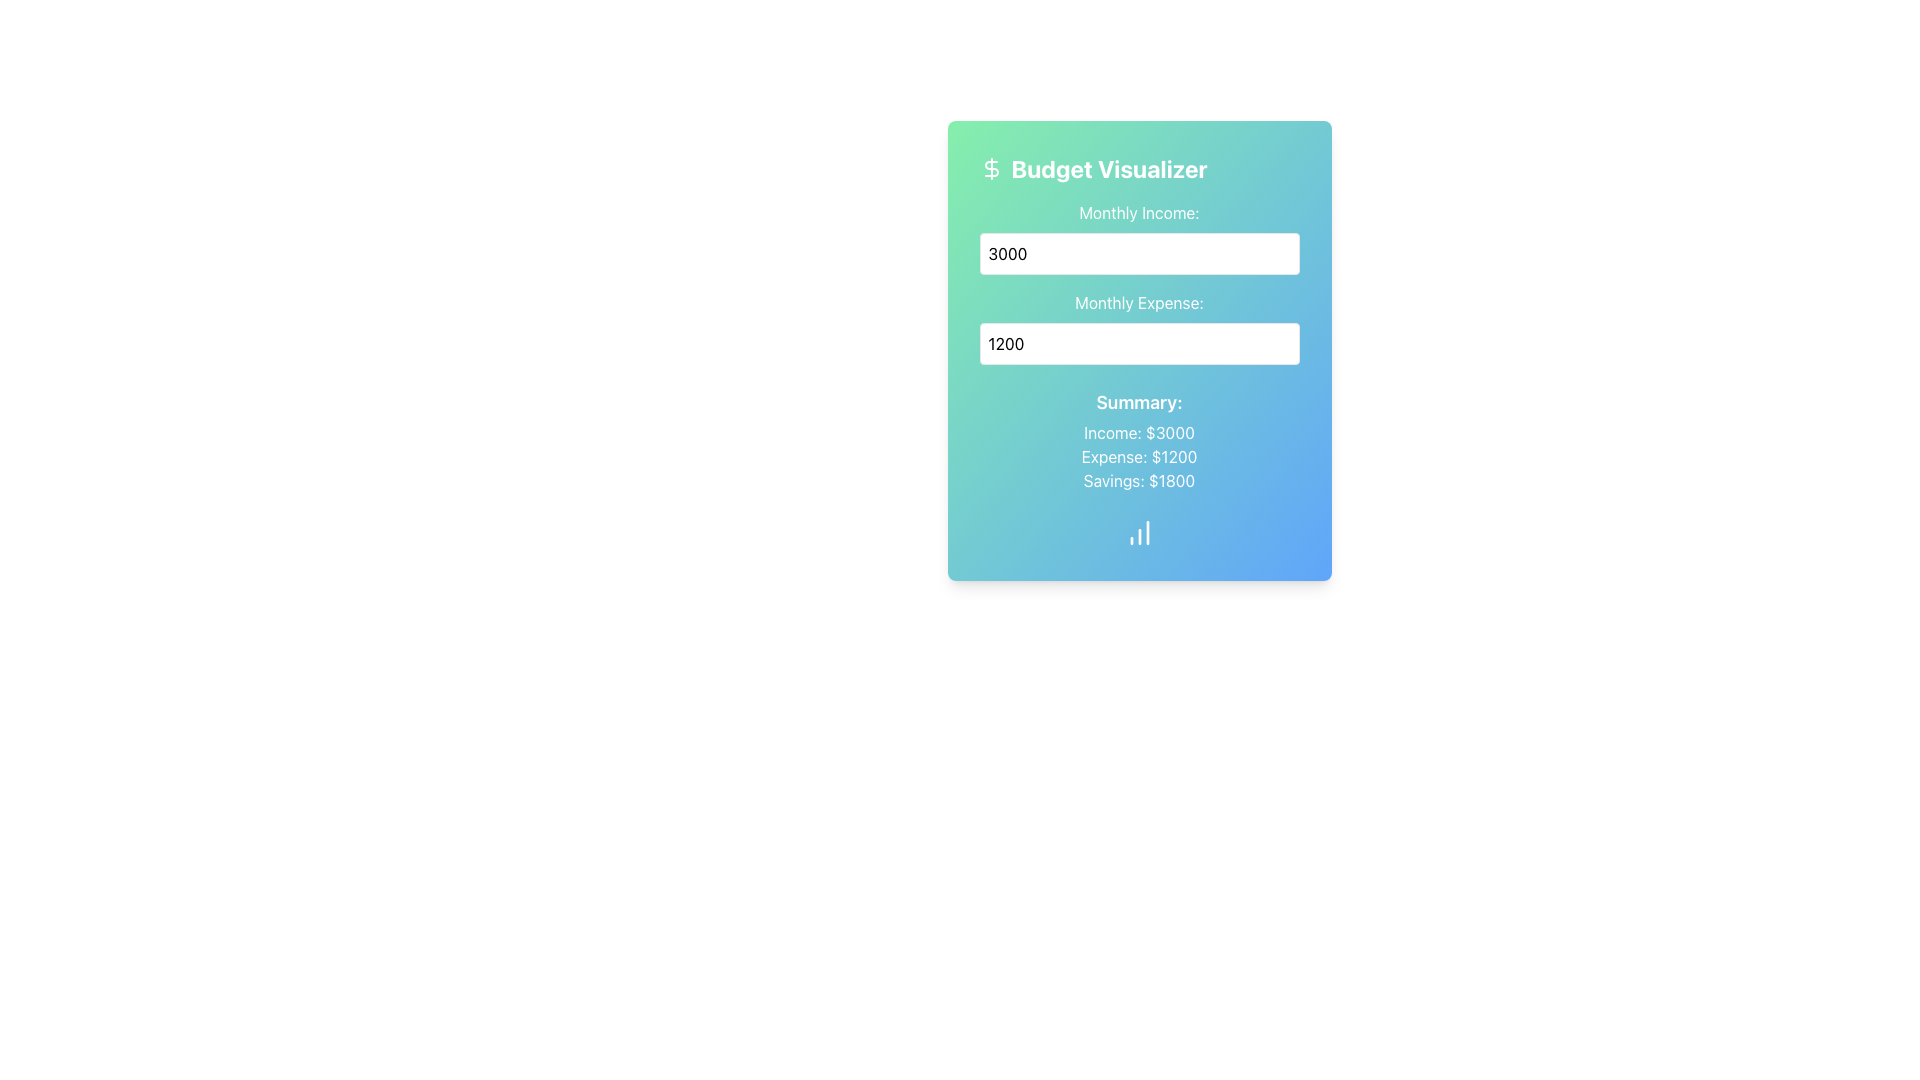 The height and width of the screenshot is (1080, 1920). I want to click on value displayed in the Text Display that shows 'Expense: $1200', which is the second item in the list under the 'Summary:' heading, so click(1139, 456).